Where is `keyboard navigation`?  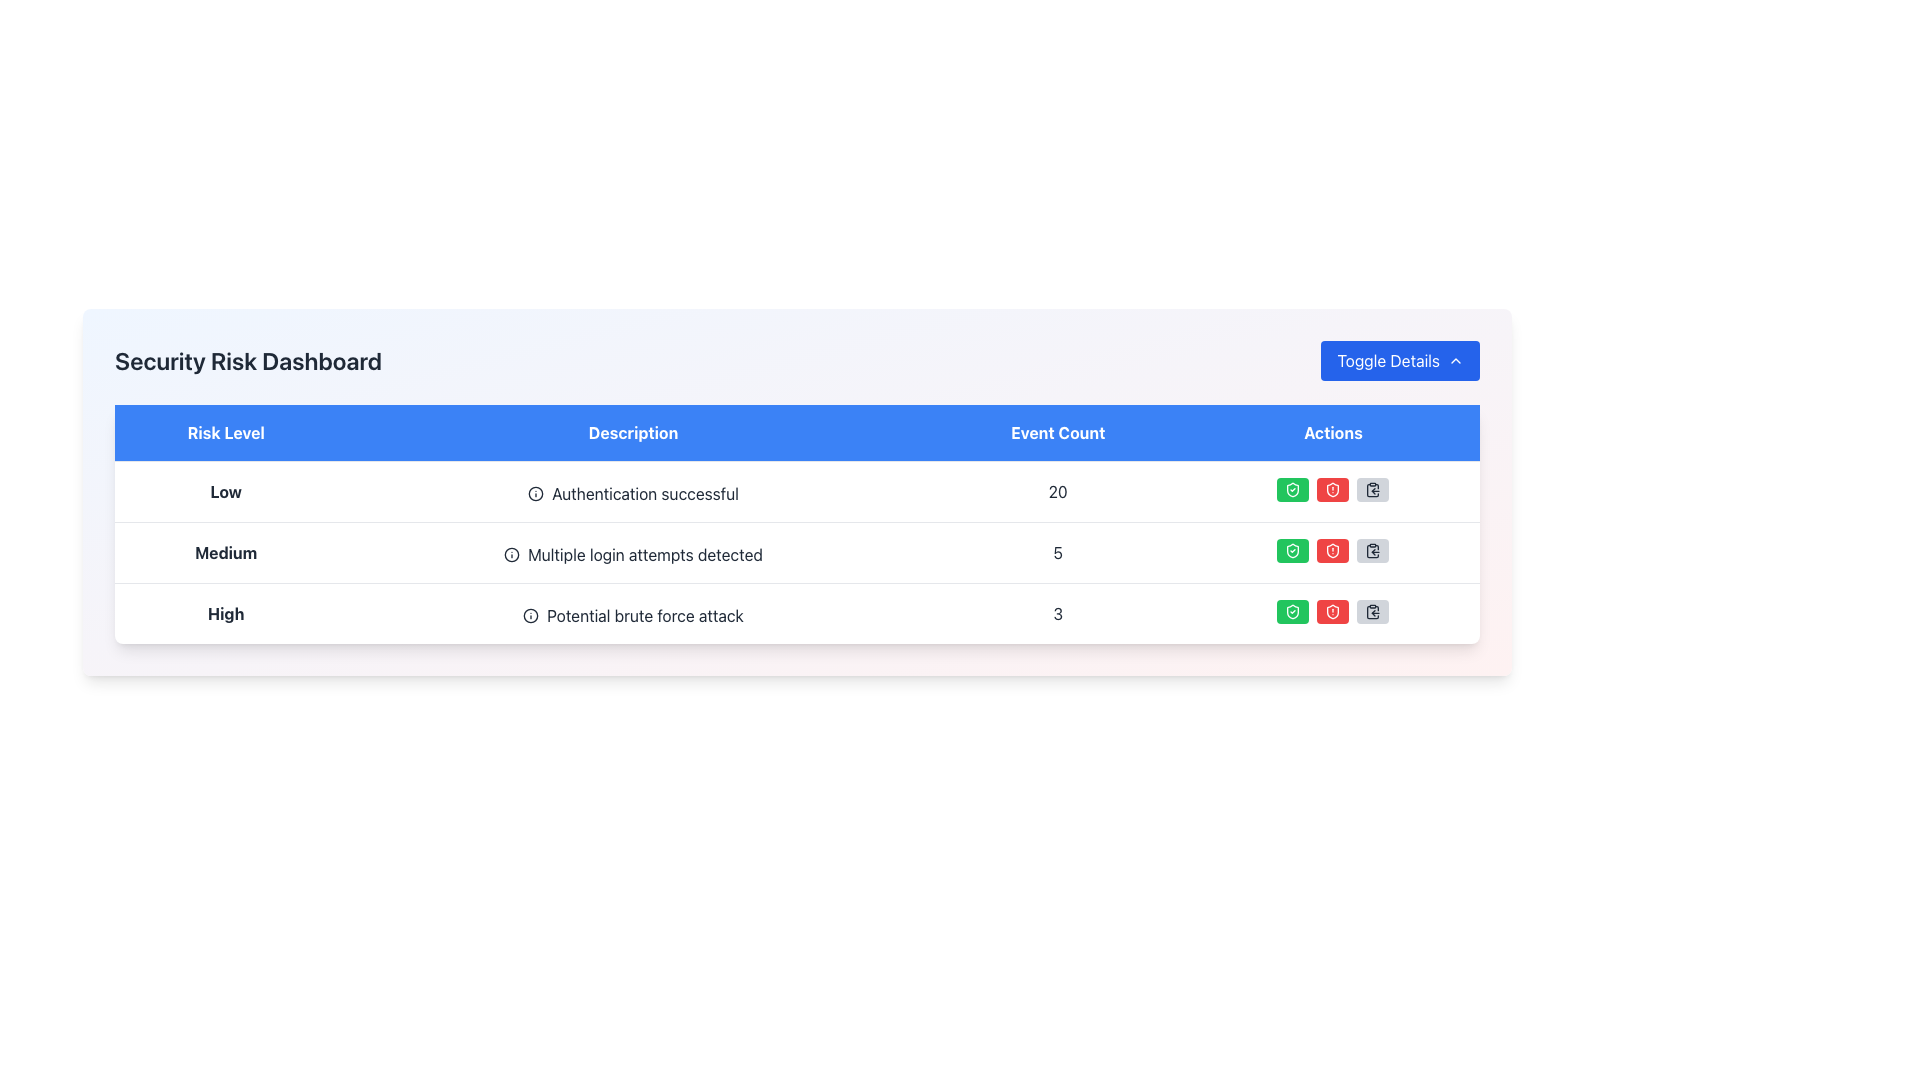 keyboard navigation is located at coordinates (1333, 489).